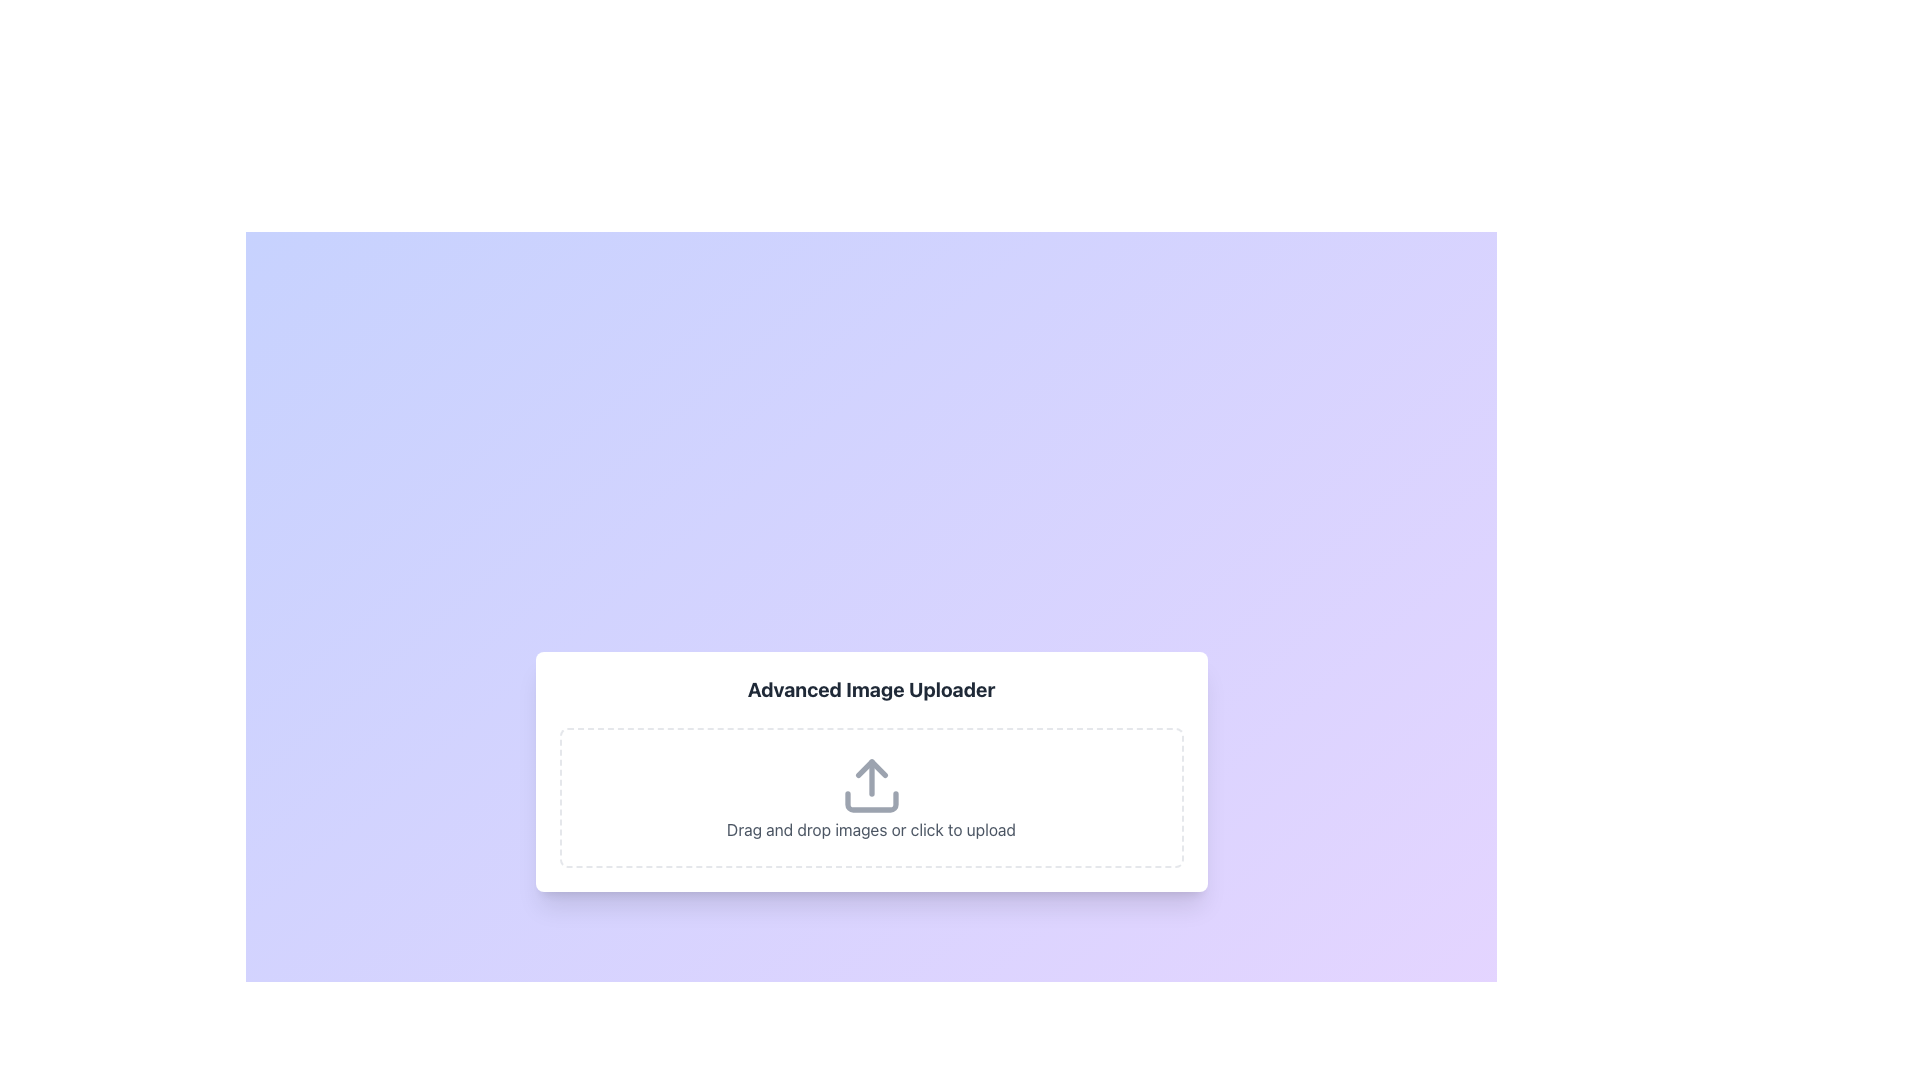 The height and width of the screenshot is (1080, 1920). Describe the element at coordinates (871, 785) in the screenshot. I see `the SVG icon resembling an upward-pointing arrow within a U-shape` at that location.